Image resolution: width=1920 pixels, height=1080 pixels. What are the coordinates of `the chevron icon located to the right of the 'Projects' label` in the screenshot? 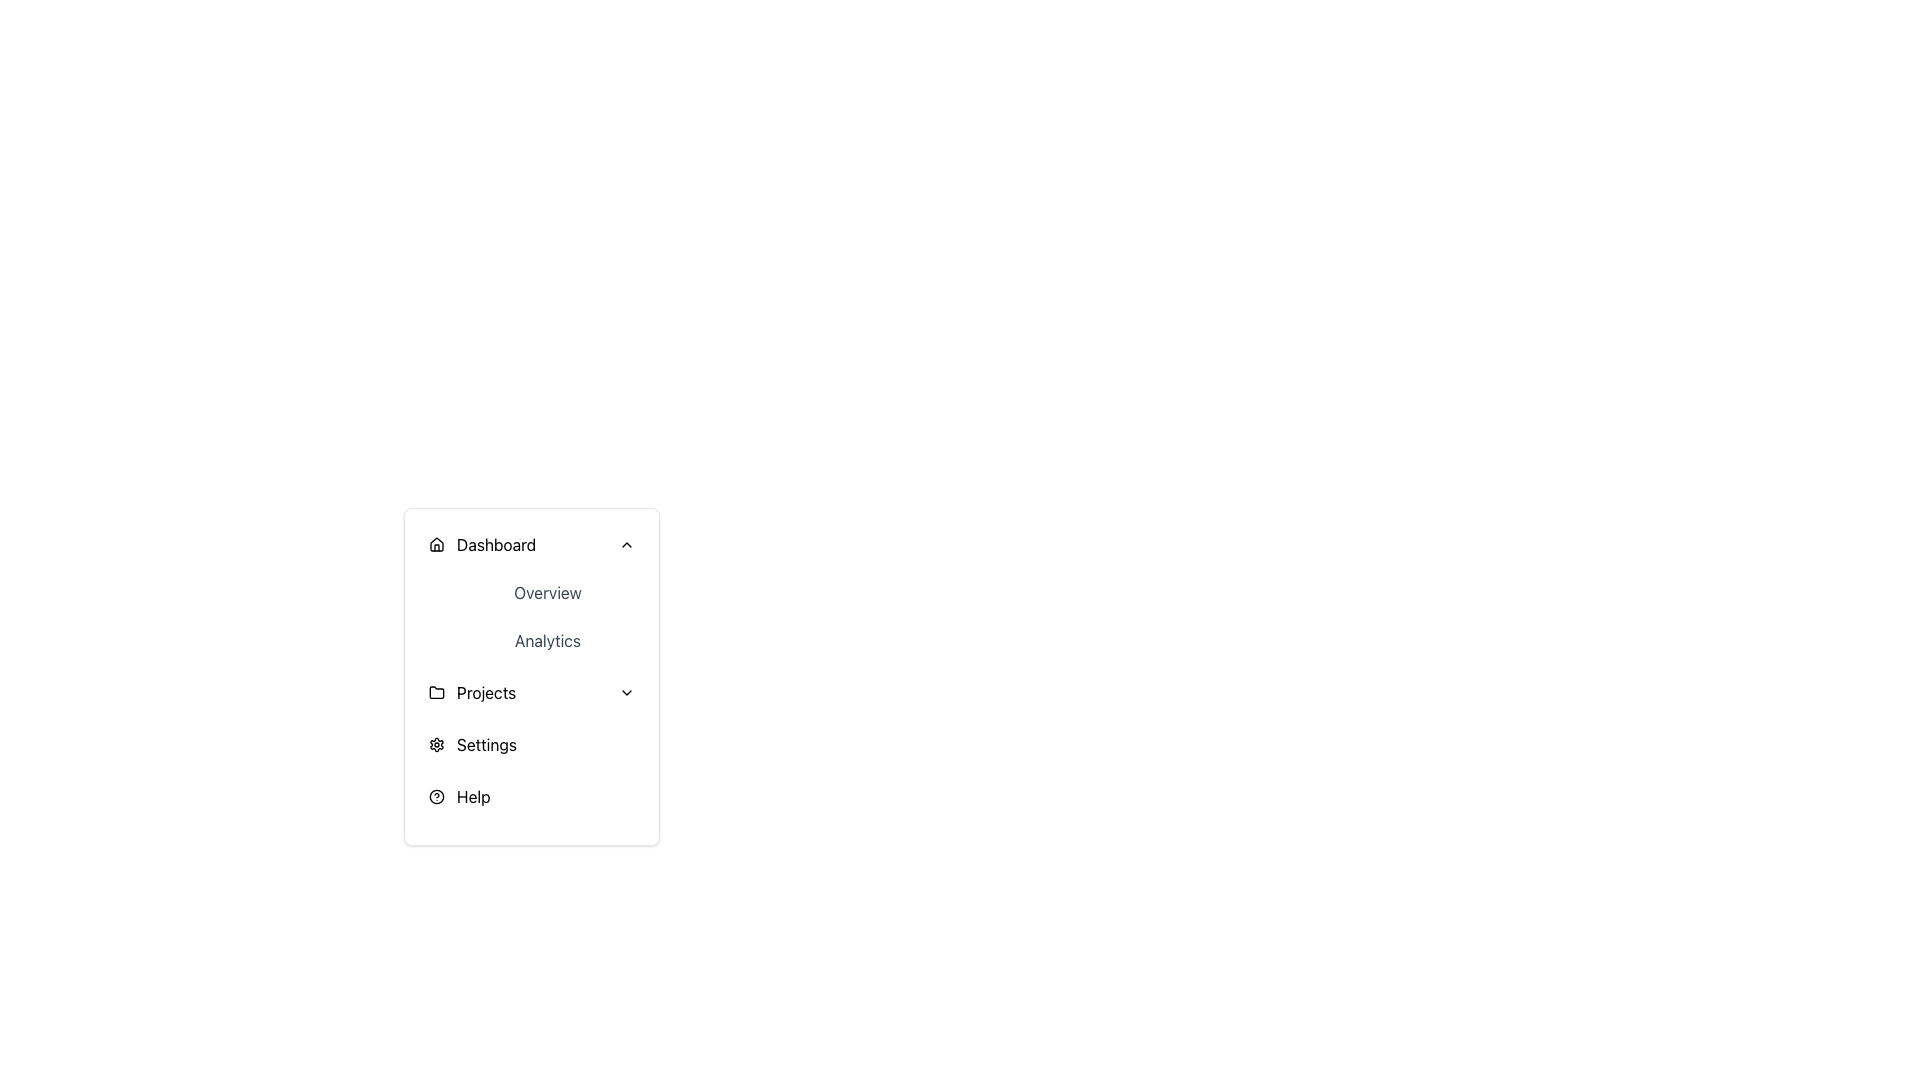 It's located at (626, 692).